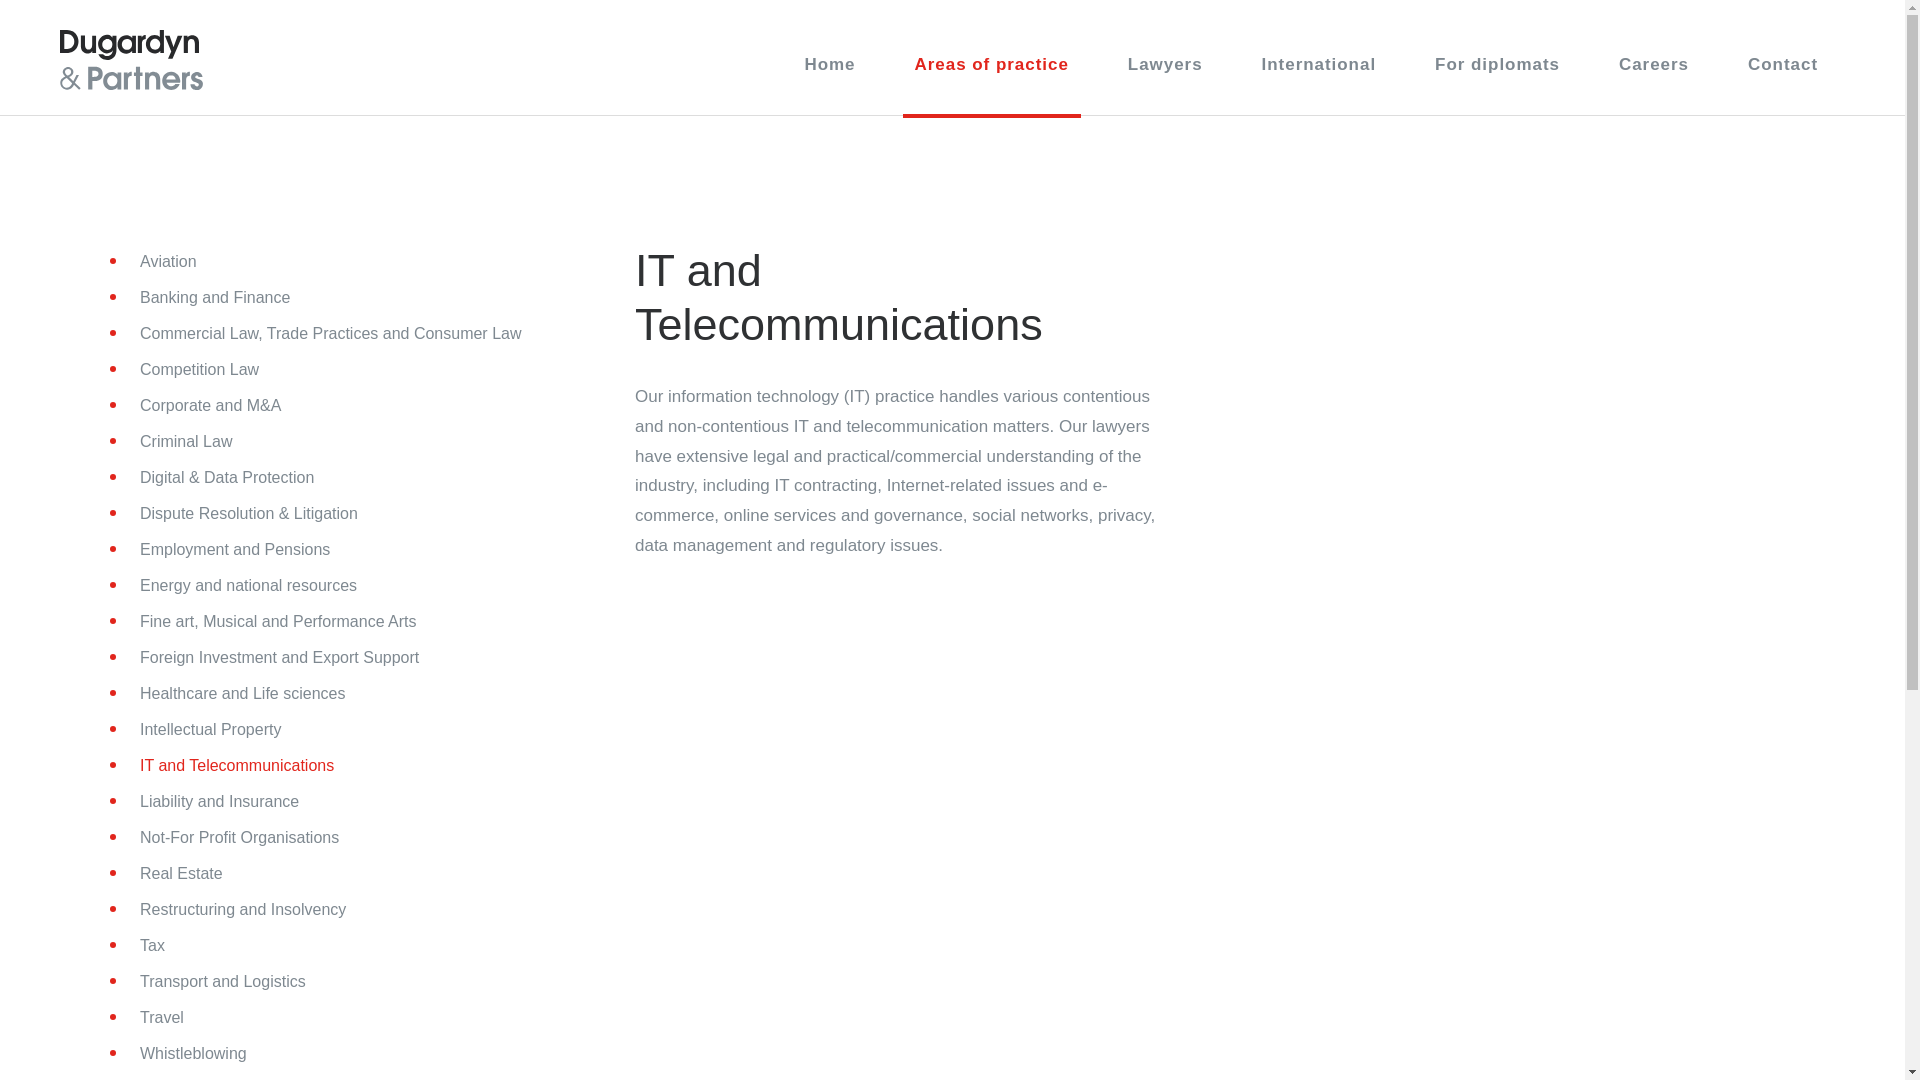  I want to click on 'Banking and Finance', so click(201, 297).